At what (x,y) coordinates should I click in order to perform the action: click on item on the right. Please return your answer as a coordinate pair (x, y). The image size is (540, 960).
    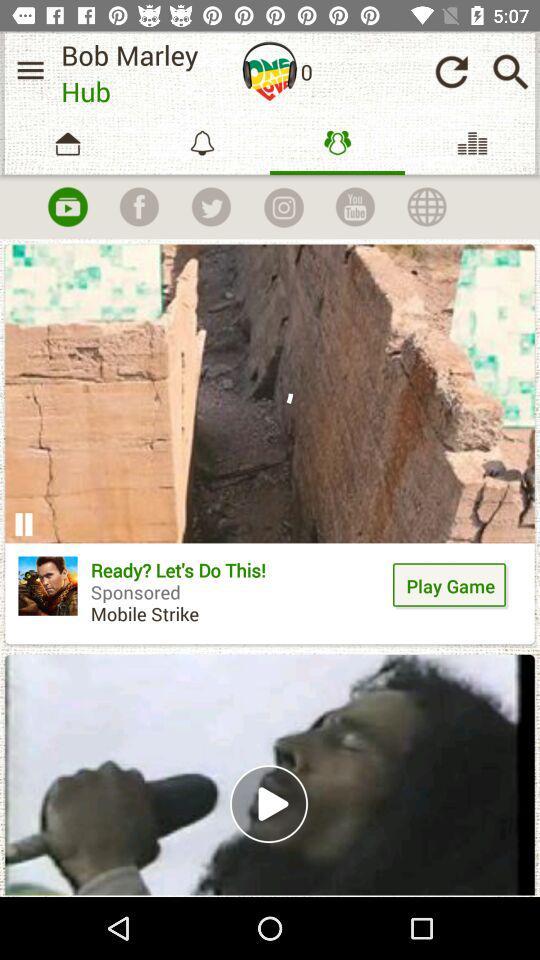
    Looking at the image, I should click on (450, 586).